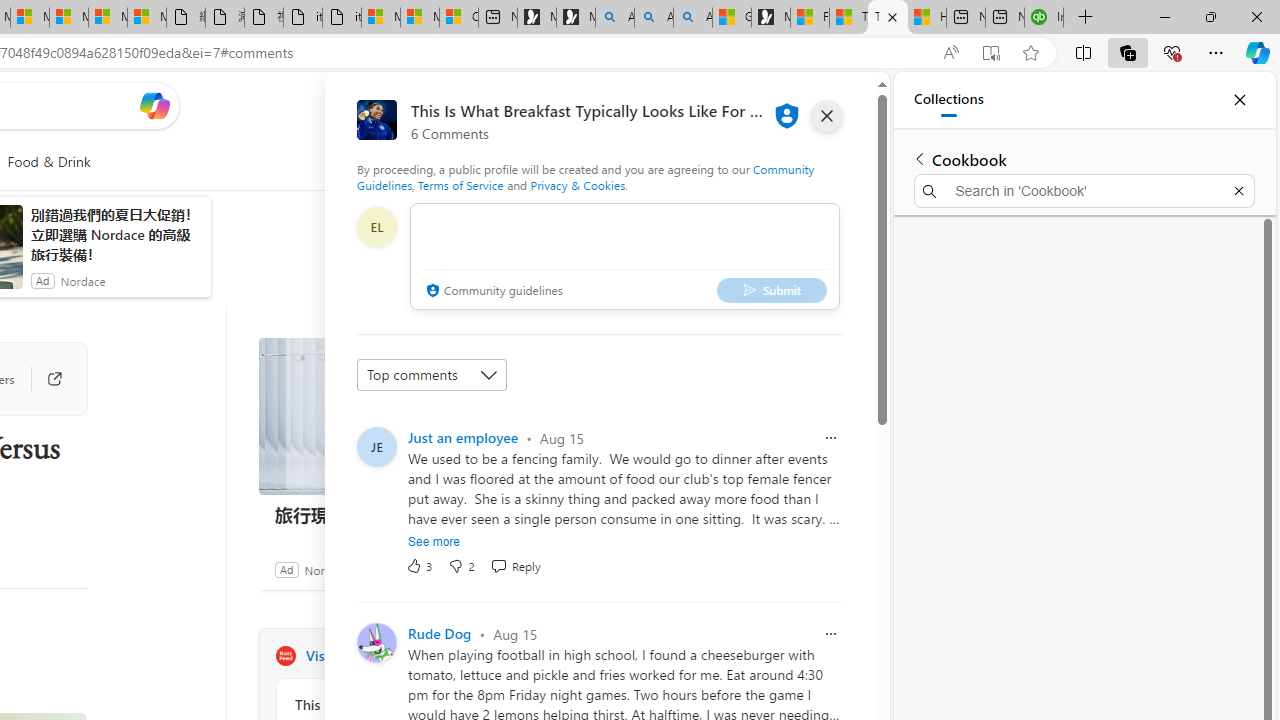 This screenshot has width=1280, height=720. What do you see at coordinates (462, 436) in the screenshot?
I see `'Just an employee'` at bounding box center [462, 436].